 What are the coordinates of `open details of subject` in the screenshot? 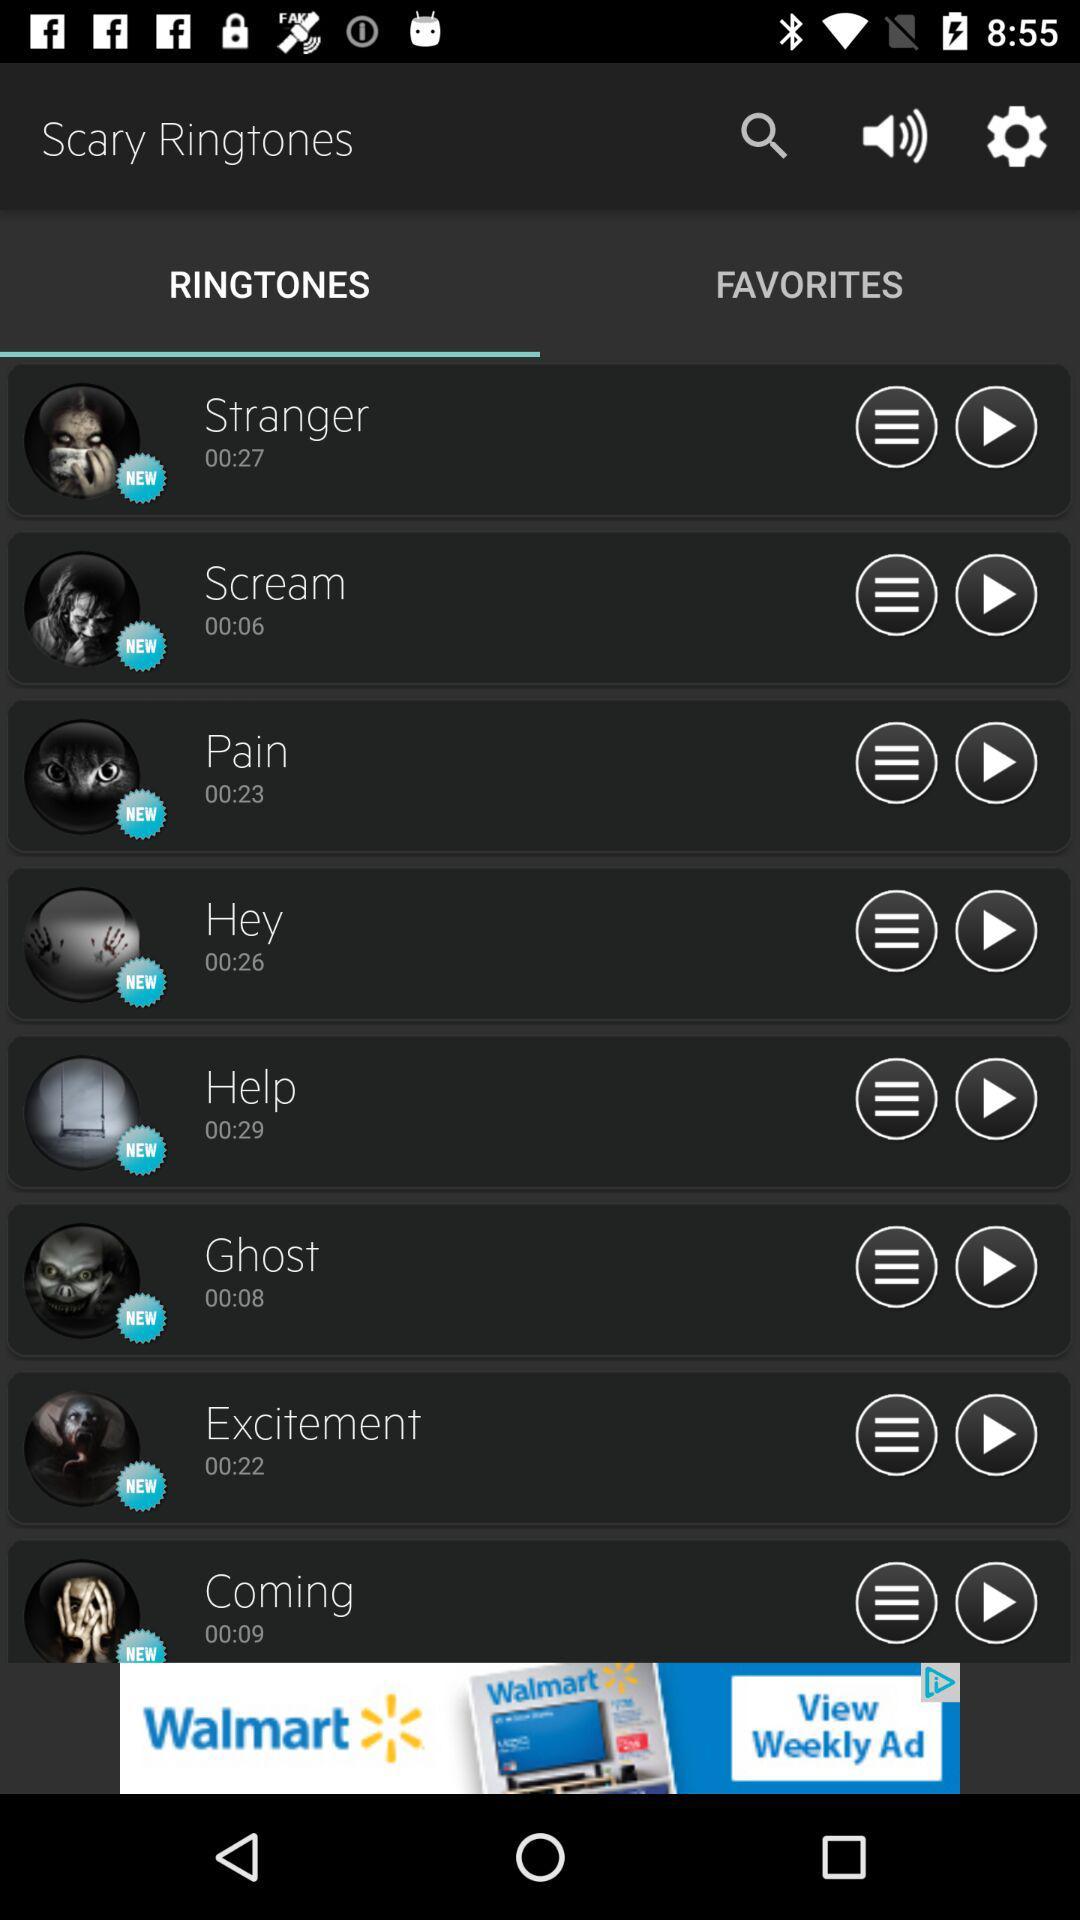 It's located at (895, 595).